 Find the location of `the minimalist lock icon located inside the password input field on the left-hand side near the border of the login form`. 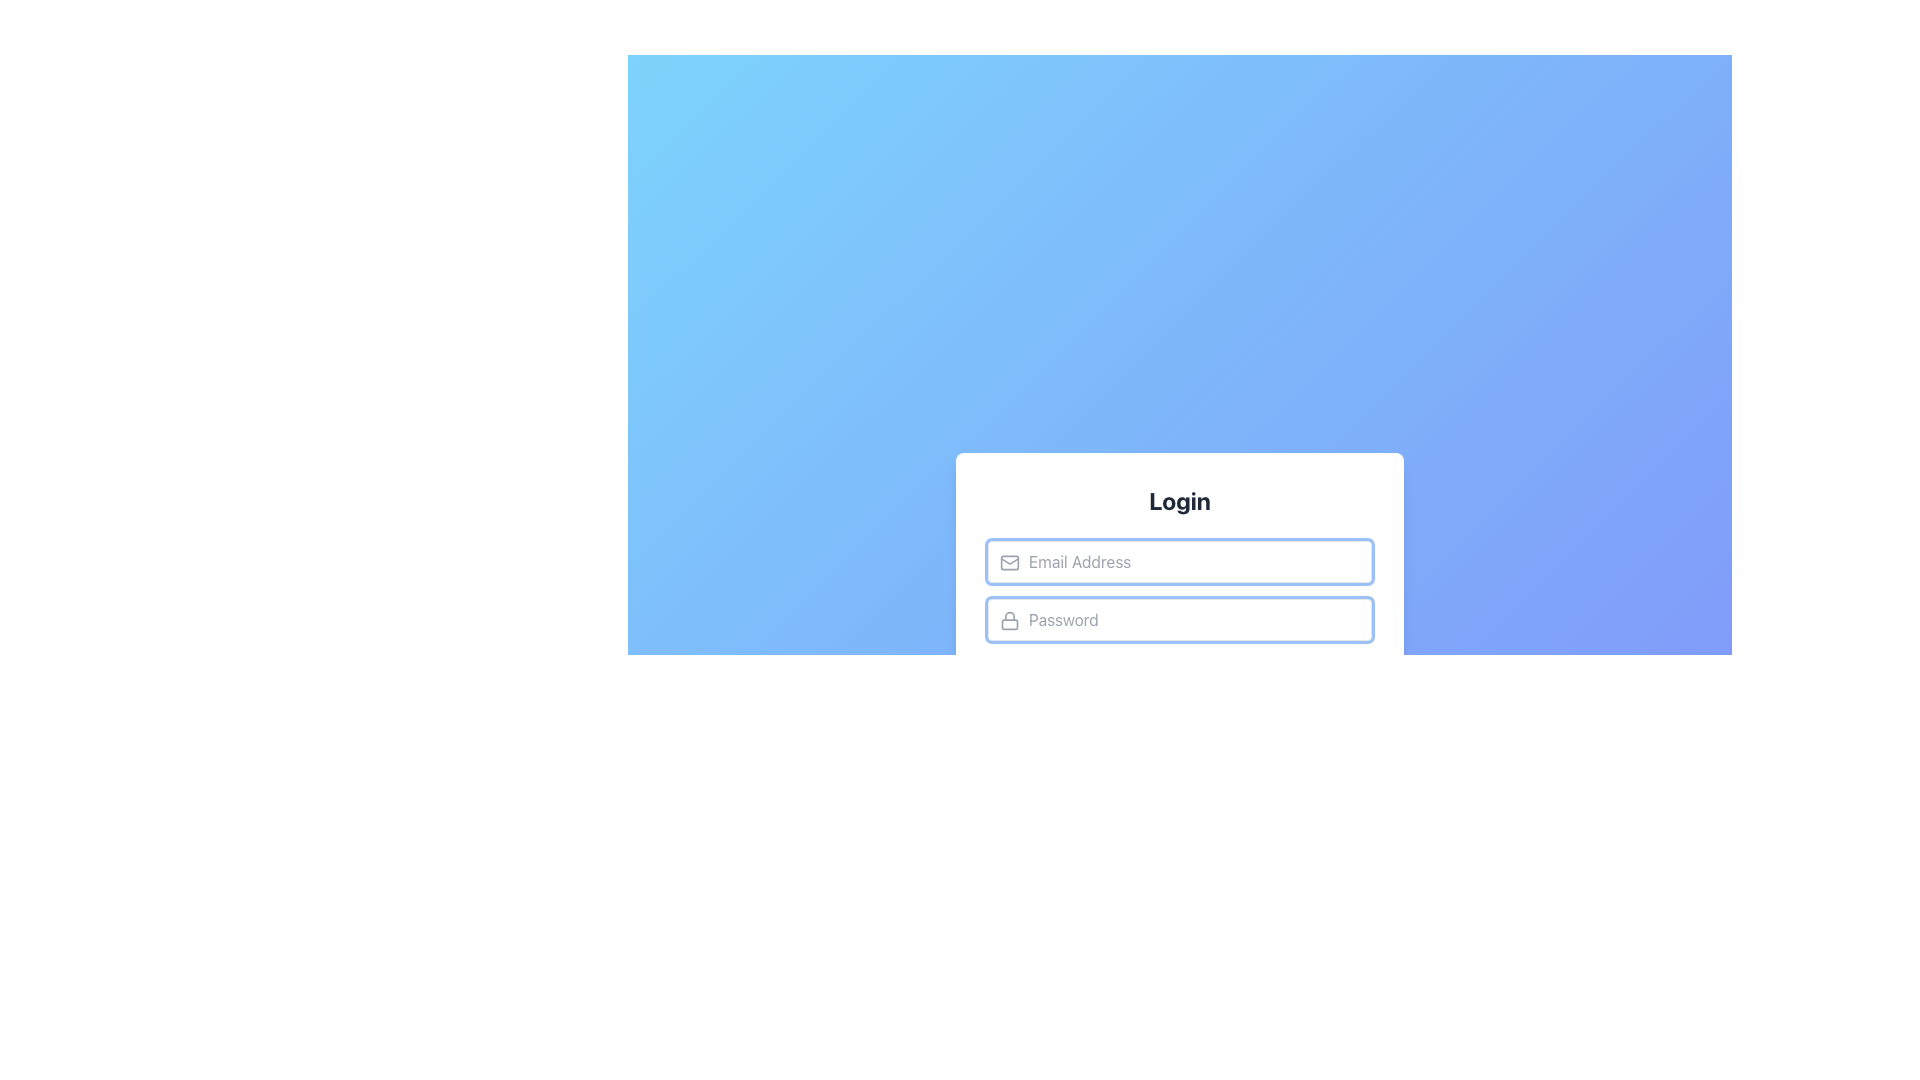

the minimalist lock icon located inside the password input field on the left-hand side near the border of the login form is located at coordinates (1009, 620).